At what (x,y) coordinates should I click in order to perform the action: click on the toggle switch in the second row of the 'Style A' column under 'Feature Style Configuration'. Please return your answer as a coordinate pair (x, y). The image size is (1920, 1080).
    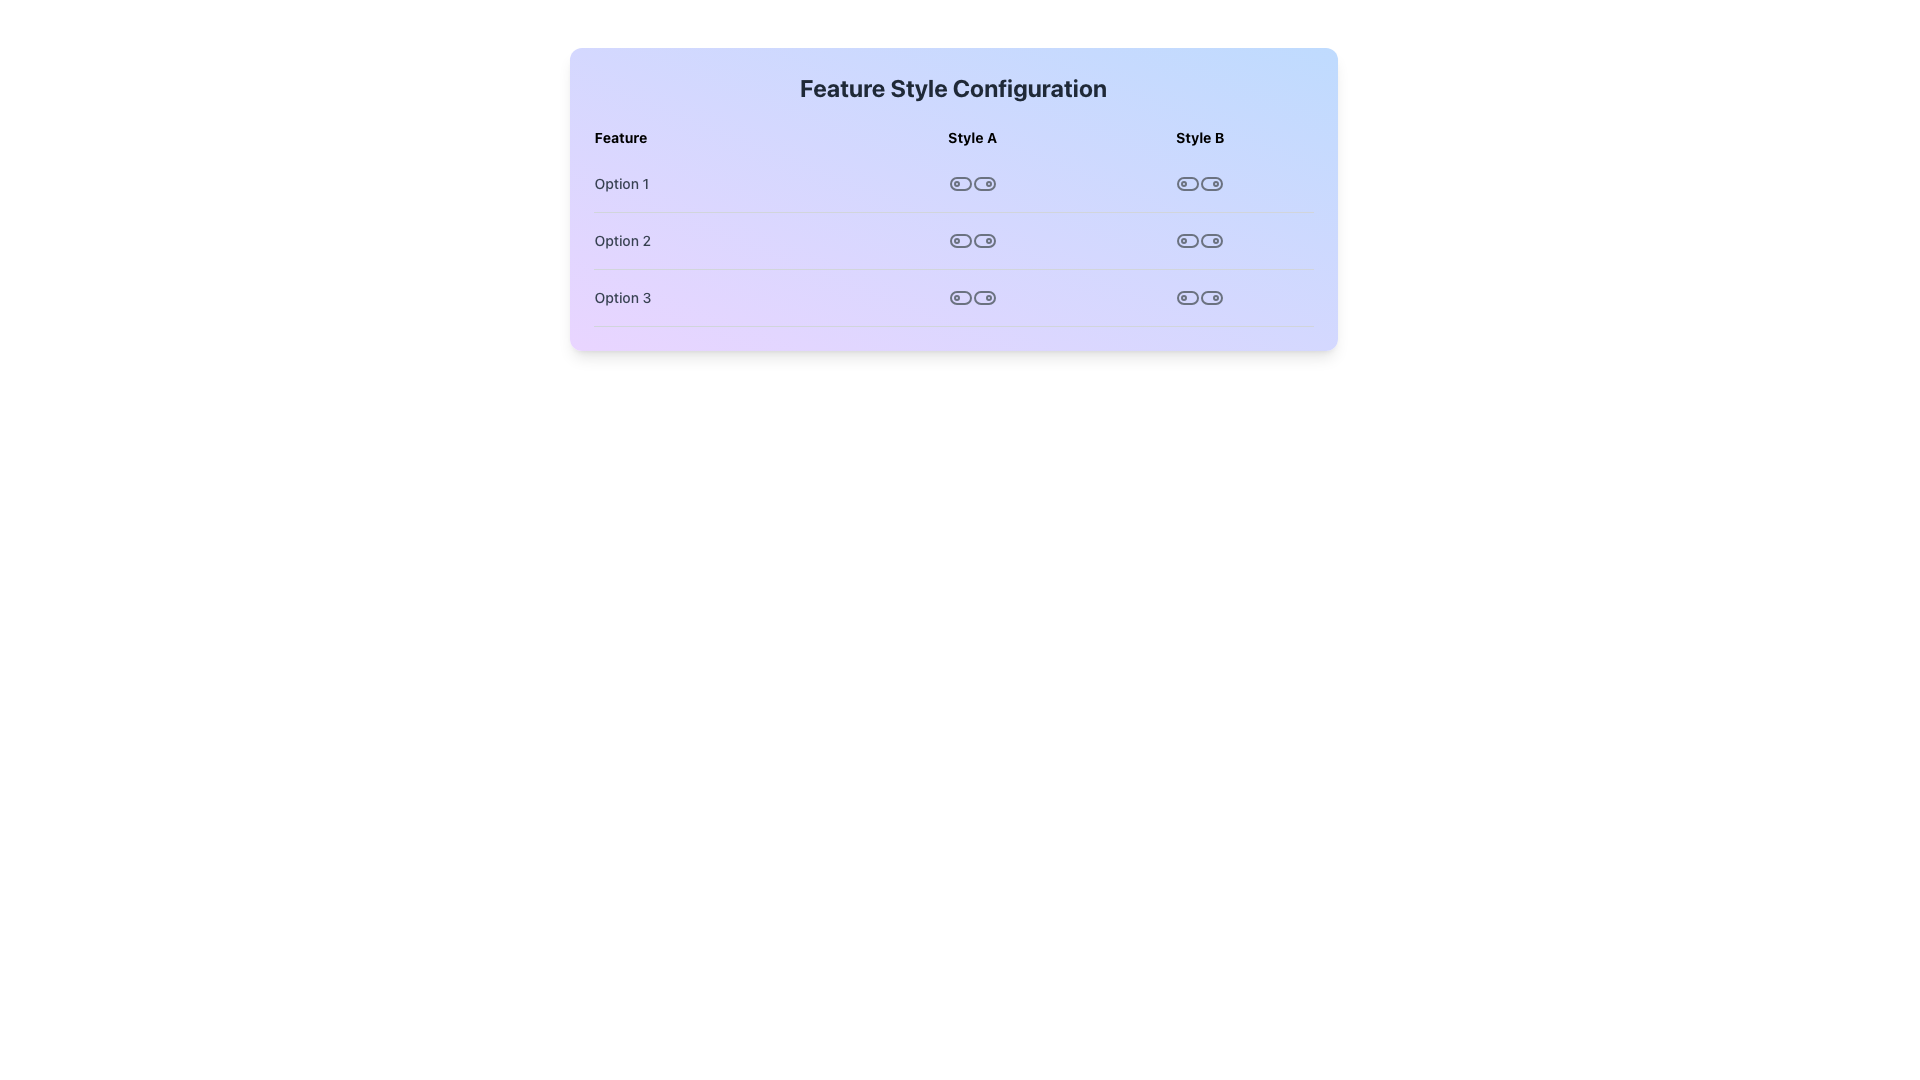
    Looking at the image, I should click on (984, 239).